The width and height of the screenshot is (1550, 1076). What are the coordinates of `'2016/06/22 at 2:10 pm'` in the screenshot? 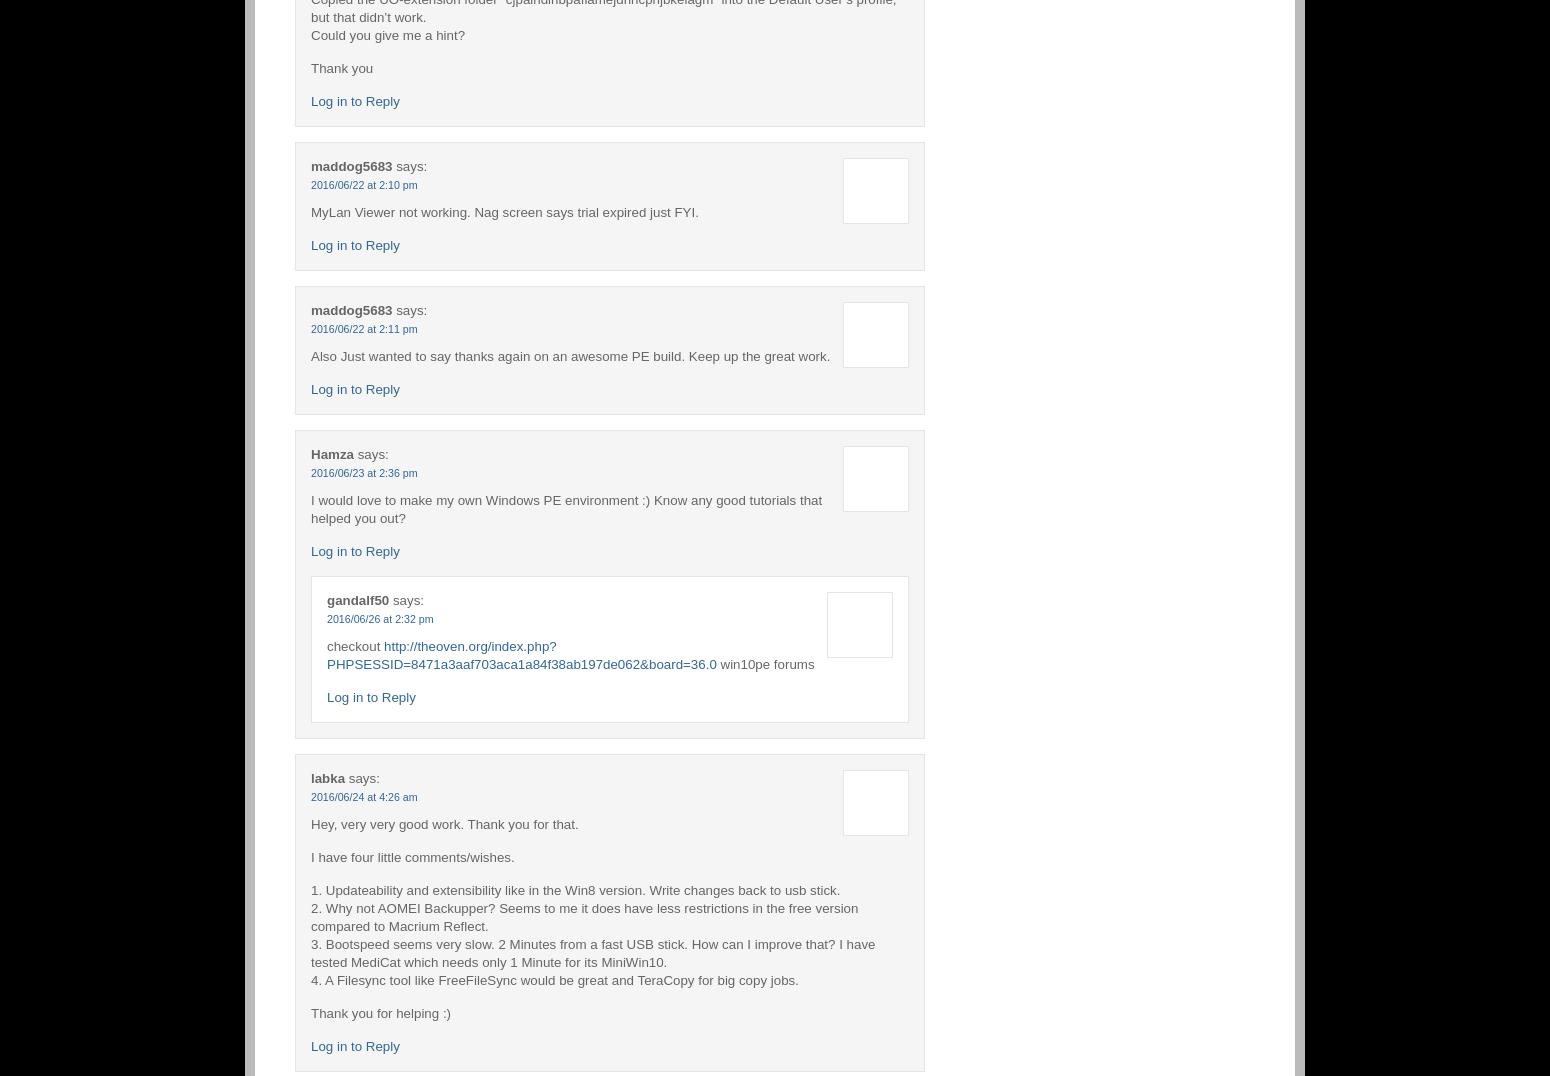 It's located at (362, 182).